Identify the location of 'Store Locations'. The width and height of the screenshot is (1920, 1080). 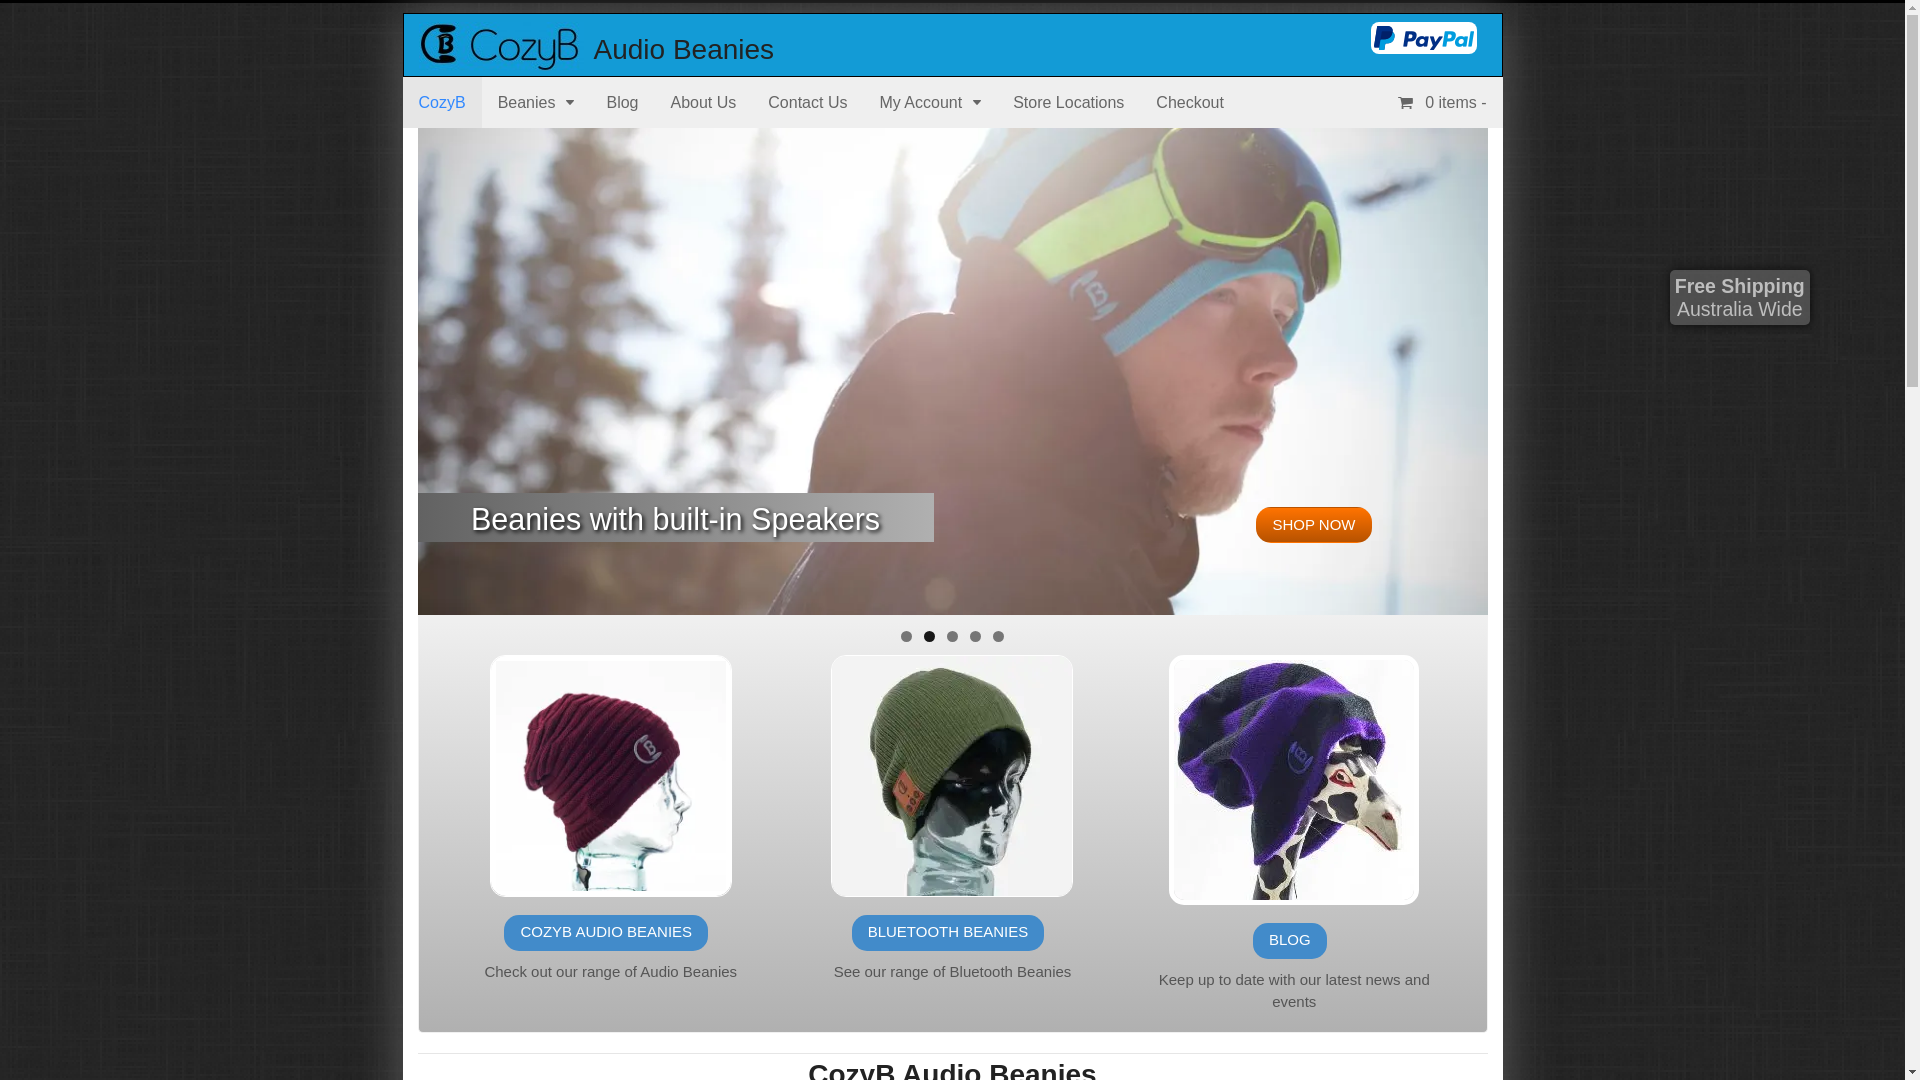
(1067, 102).